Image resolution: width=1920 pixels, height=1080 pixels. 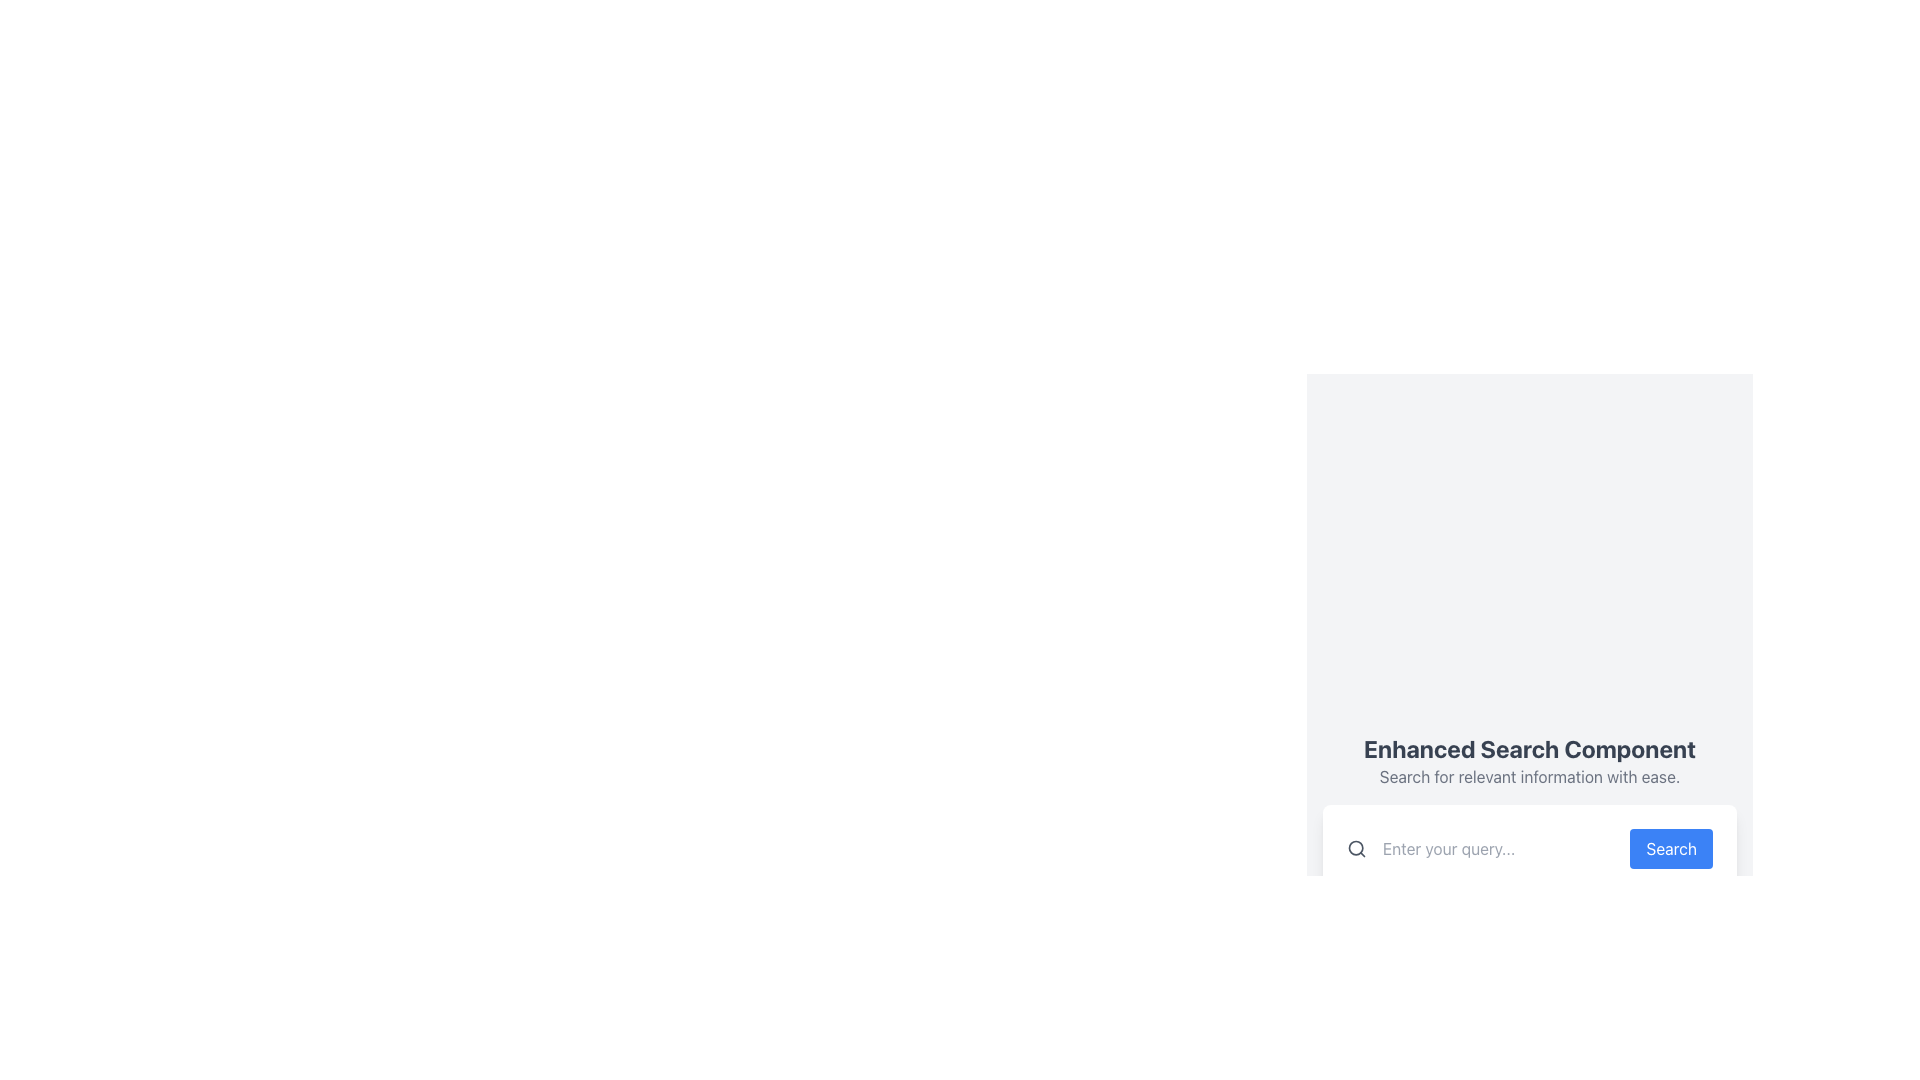 What do you see at coordinates (1357, 848) in the screenshot?
I see `the magnifying glass icon, which is styled as an SVG graphic with a circular lens and a short handle, and is positioned directly to the left of a text input field` at bounding box center [1357, 848].